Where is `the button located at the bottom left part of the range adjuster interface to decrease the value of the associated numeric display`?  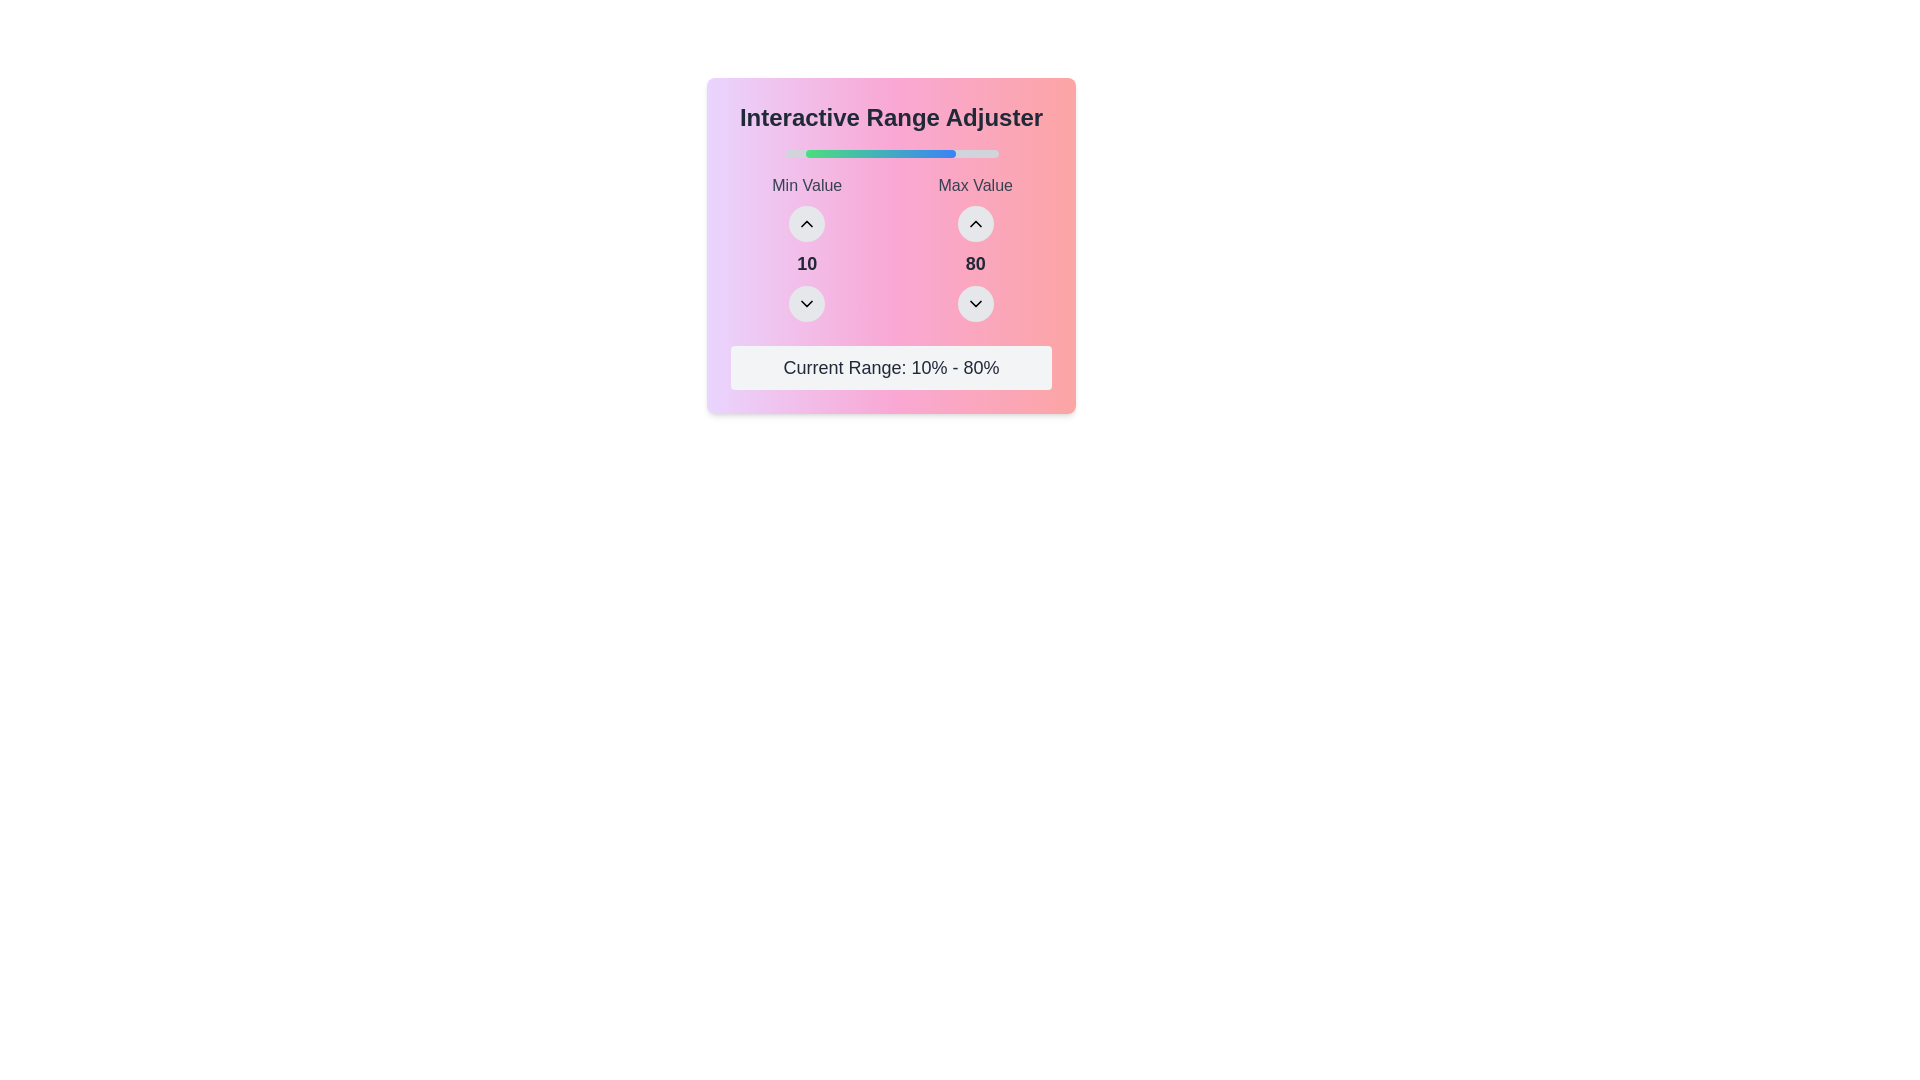 the button located at the bottom left part of the range adjuster interface to decrease the value of the associated numeric display is located at coordinates (807, 304).